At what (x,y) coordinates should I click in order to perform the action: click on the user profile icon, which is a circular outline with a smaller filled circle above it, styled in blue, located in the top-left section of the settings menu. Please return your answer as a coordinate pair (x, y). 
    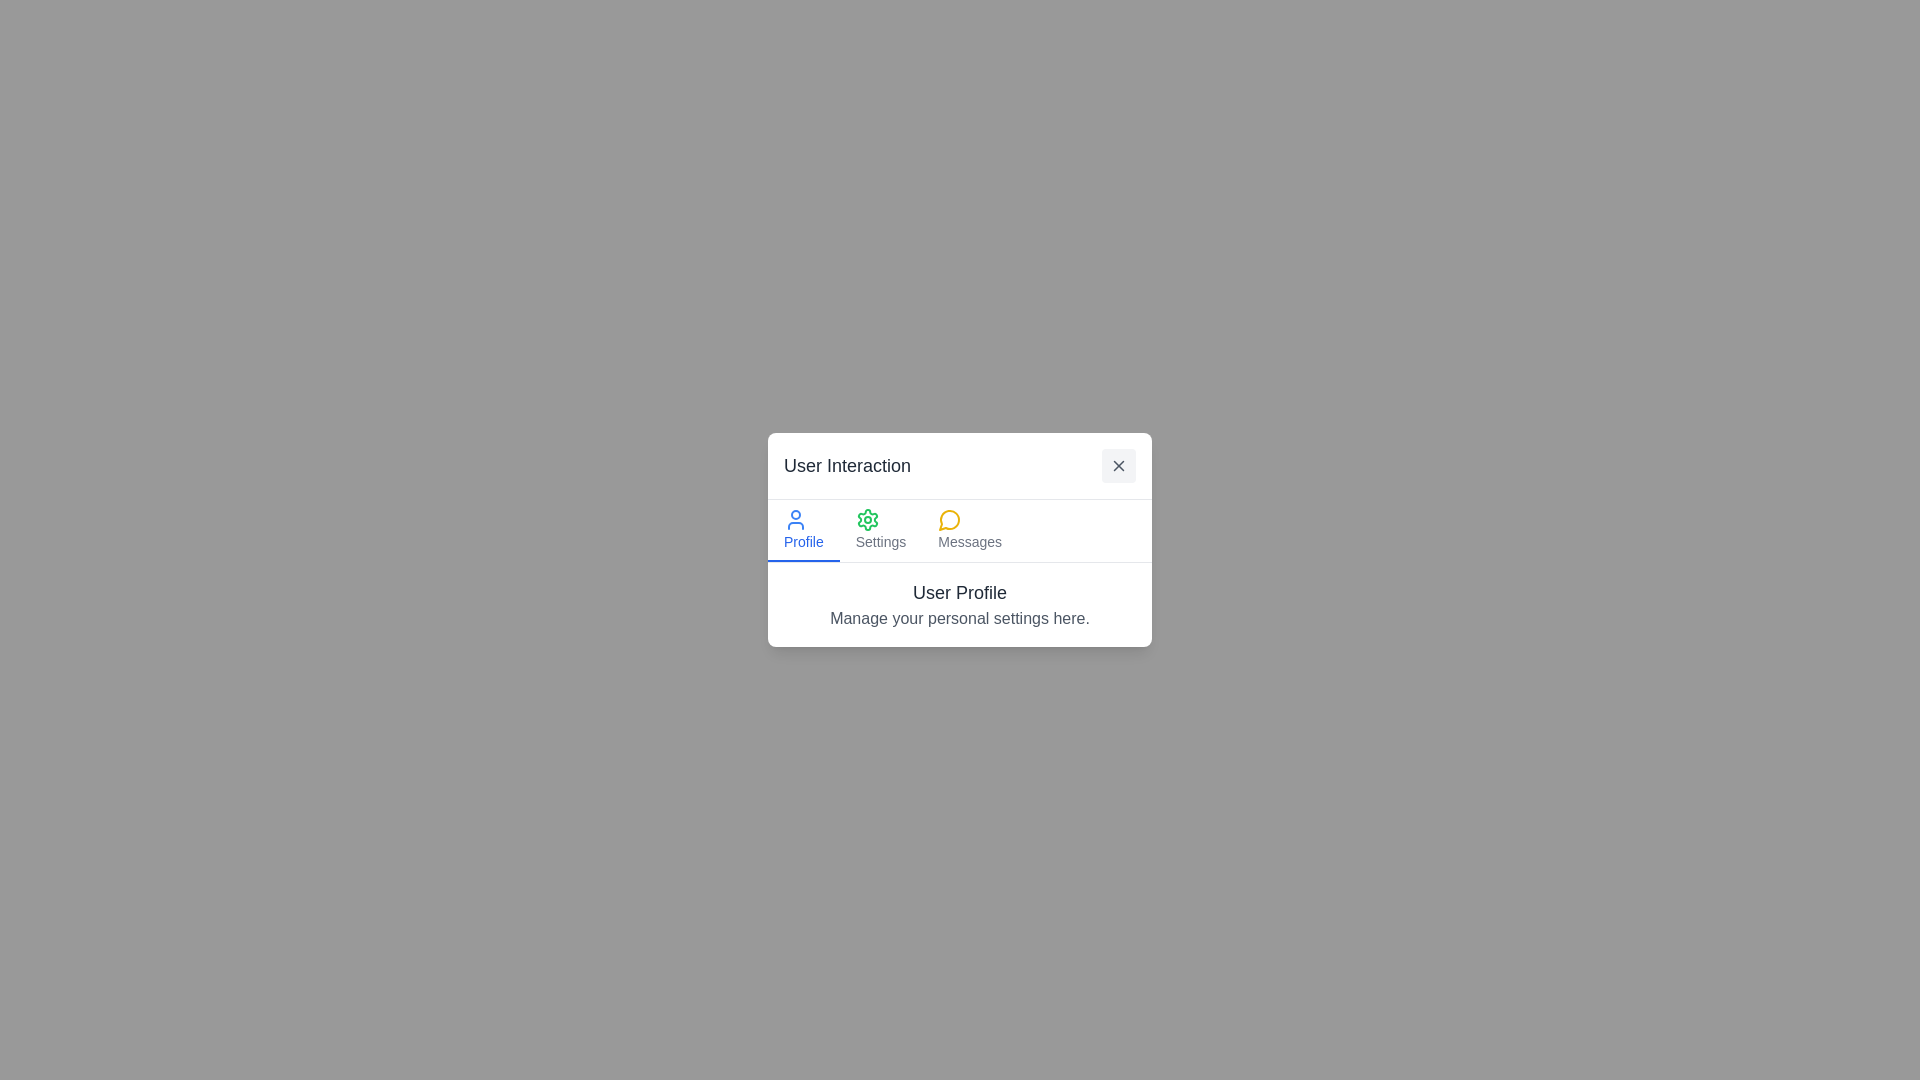
    Looking at the image, I should click on (795, 519).